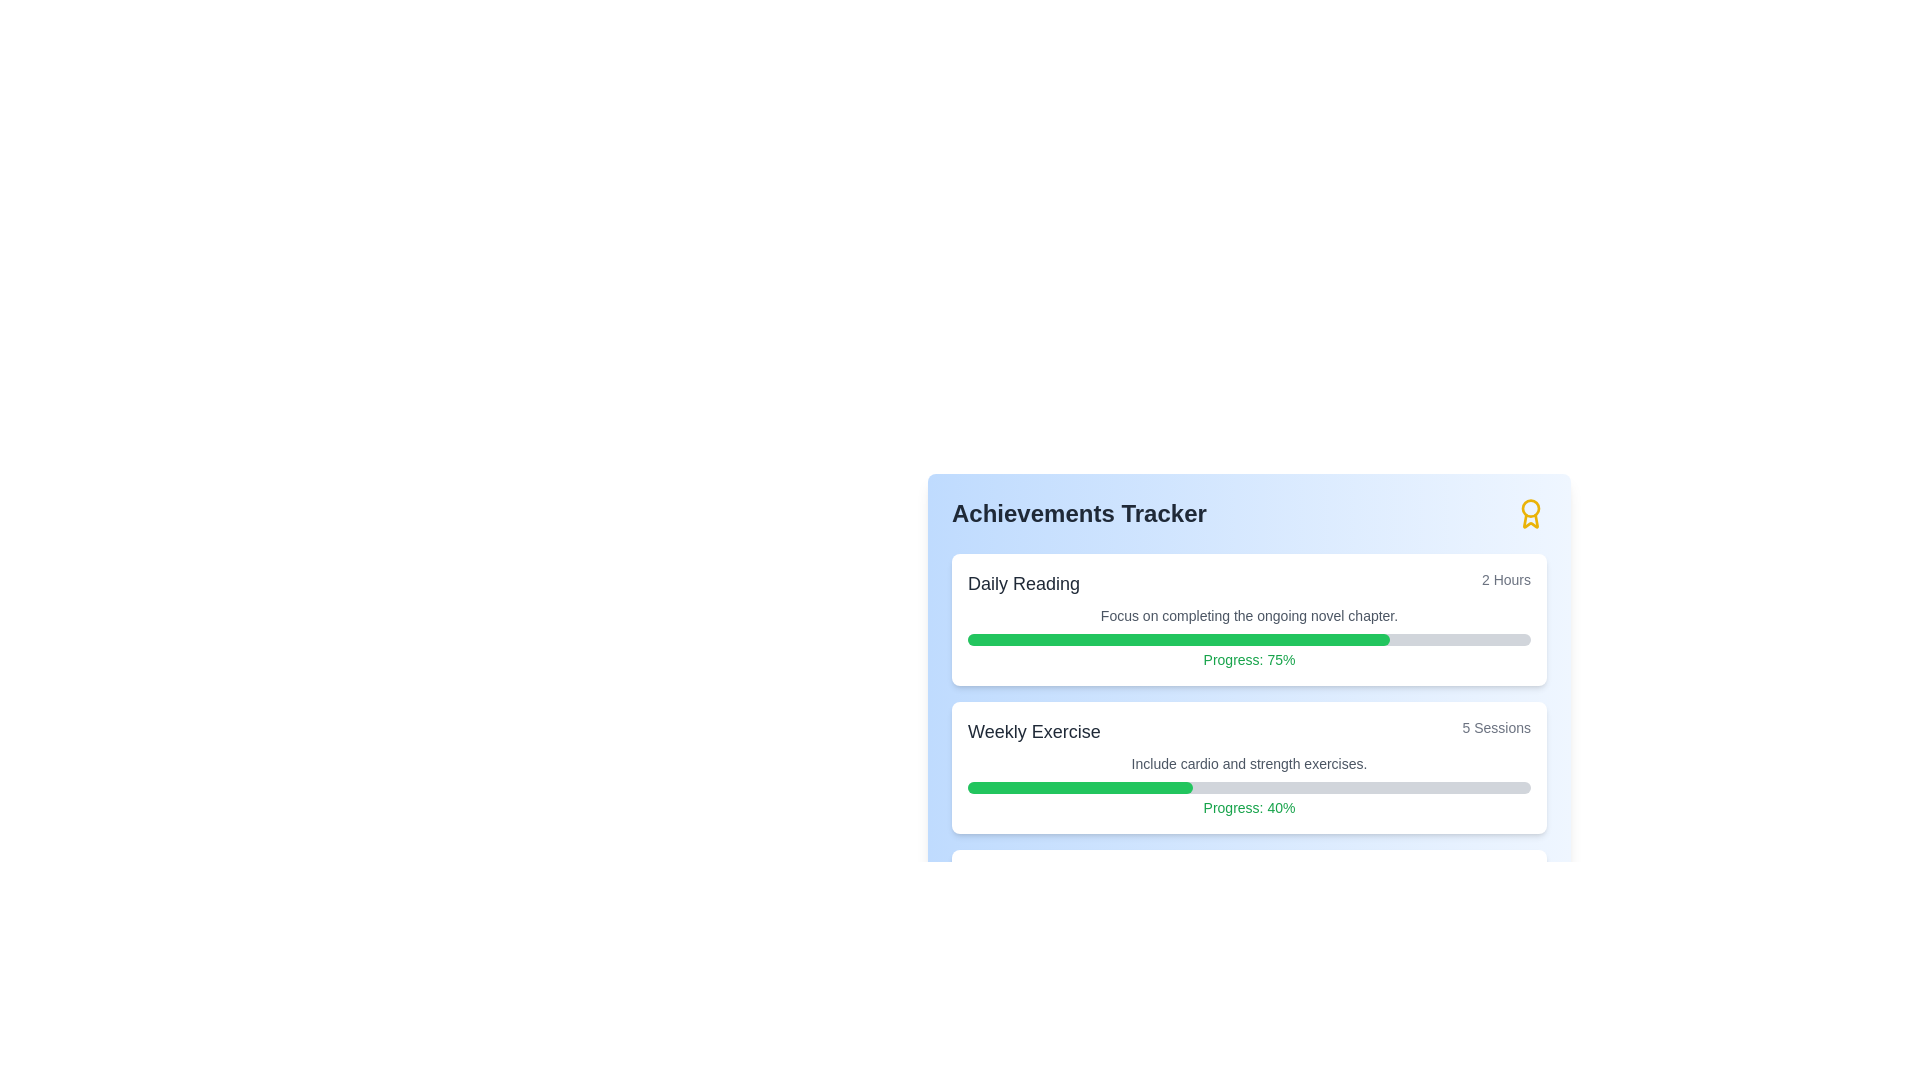 This screenshot has width=1920, height=1080. Describe the element at coordinates (1248, 659) in the screenshot. I see `text content of the progress indicator label located below the green-filled progress bar in the 'Daily Reading' section` at that location.